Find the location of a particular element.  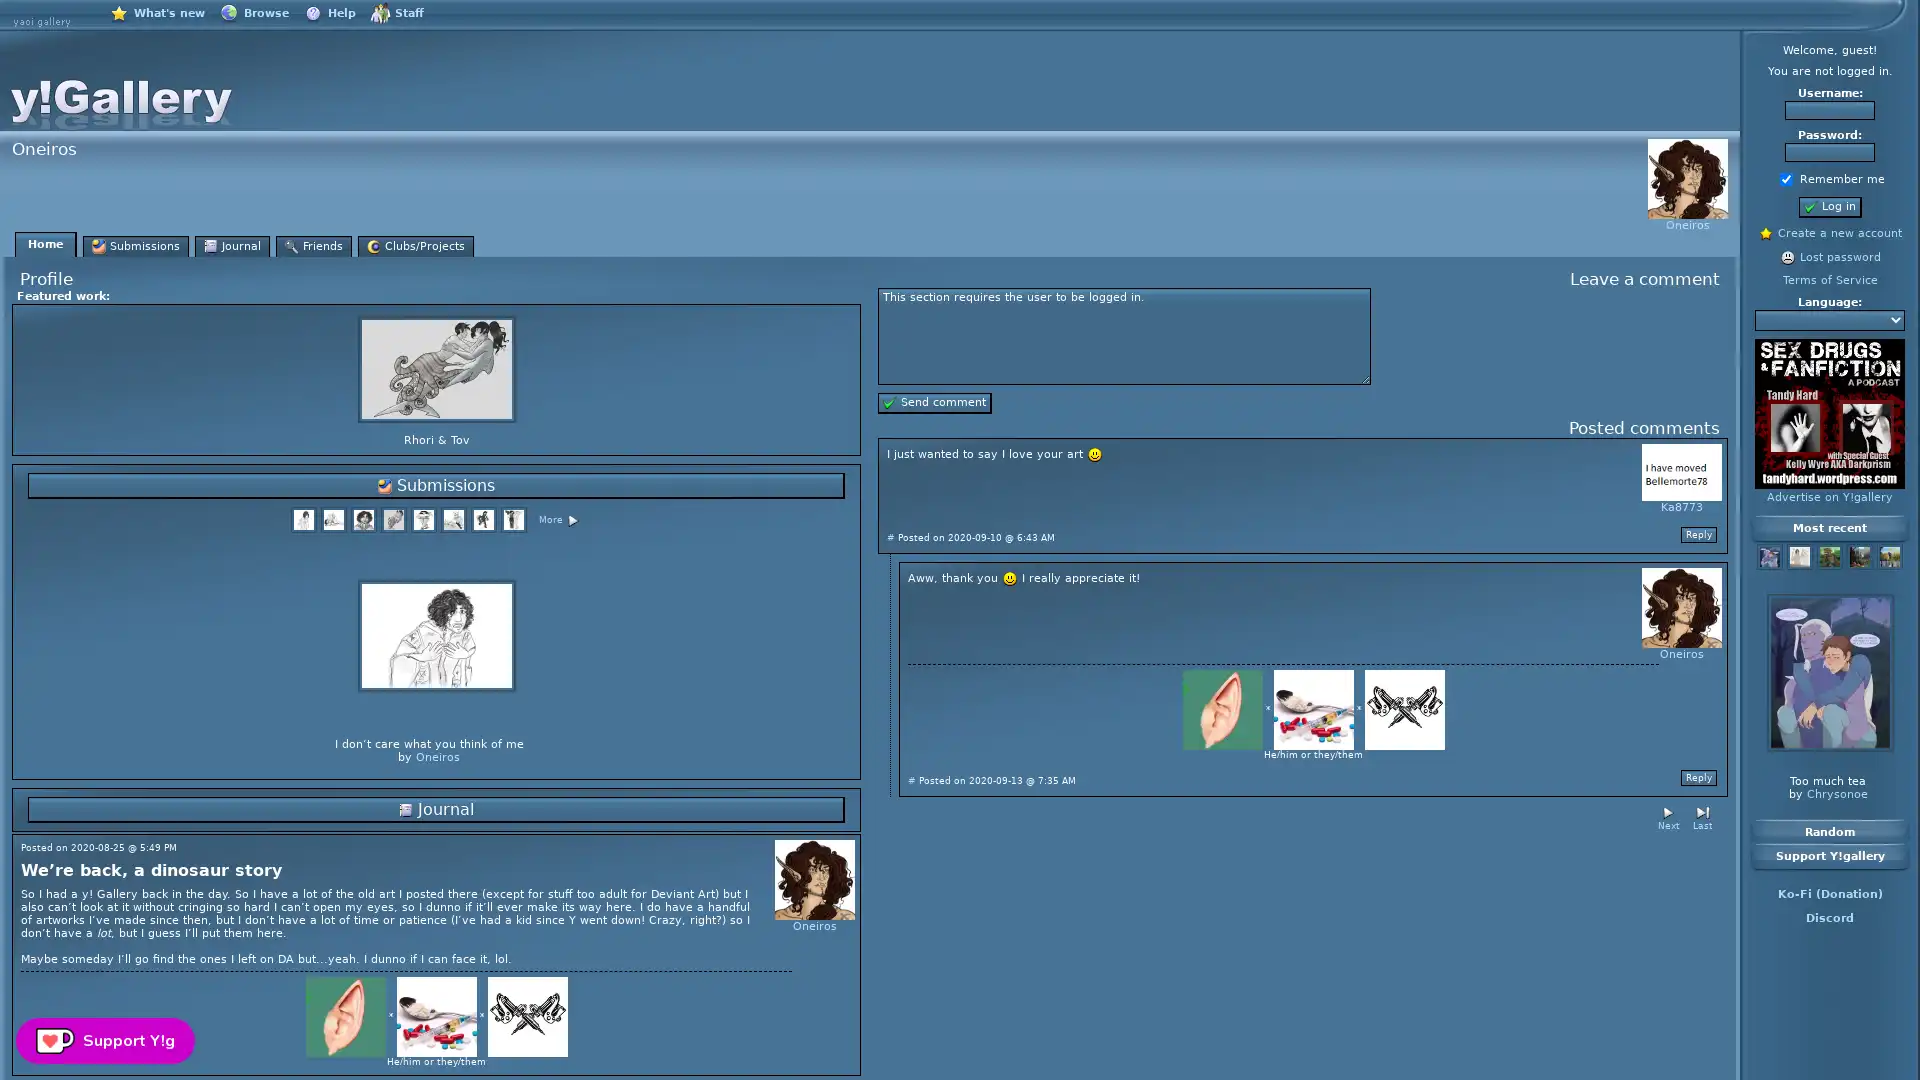

Journal is located at coordinates (435, 810).